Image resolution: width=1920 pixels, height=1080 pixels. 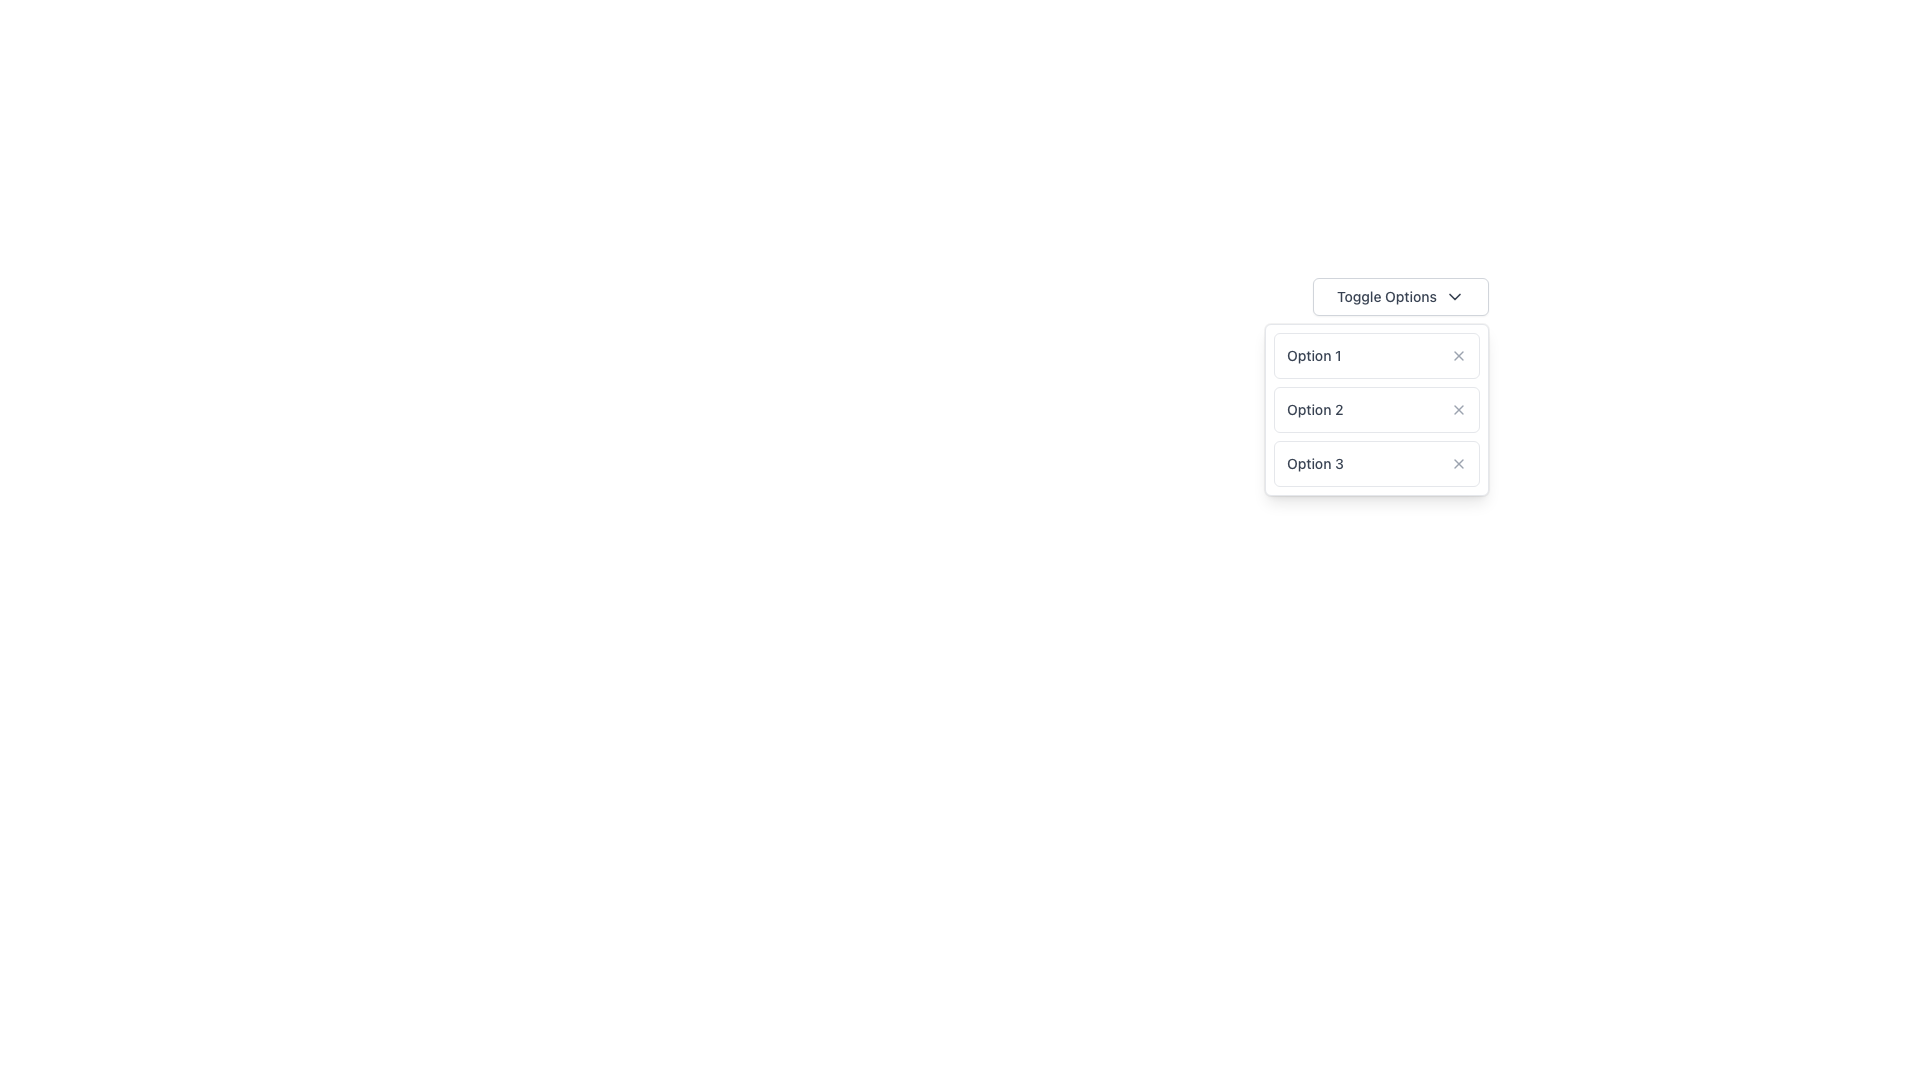 What do you see at coordinates (1459, 408) in the screenshot?
I see `the 'X' close icon located to the right of the 'Option 2' label` at bounding box center [1459, 408].